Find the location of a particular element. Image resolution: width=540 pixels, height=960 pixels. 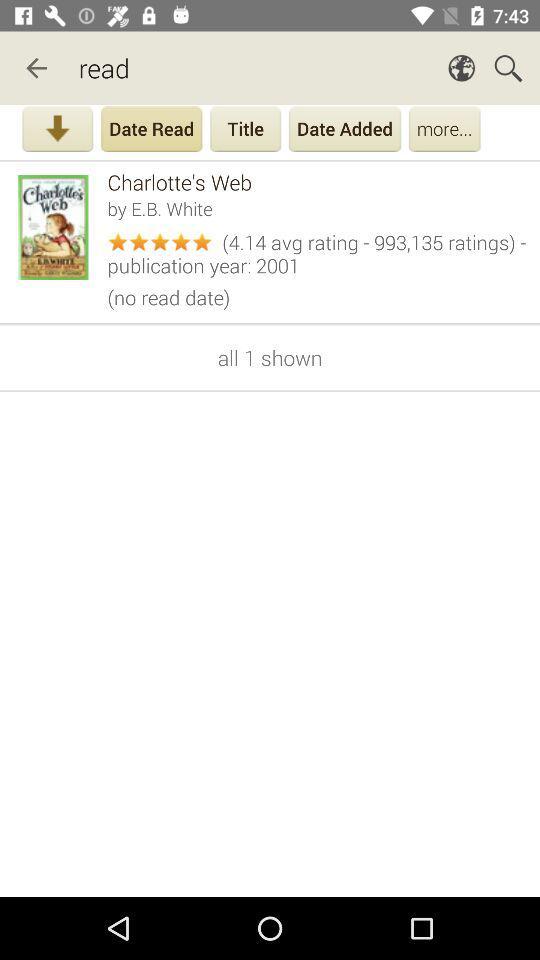

search icon at the right side of the page is located at coordinates (508, 68).